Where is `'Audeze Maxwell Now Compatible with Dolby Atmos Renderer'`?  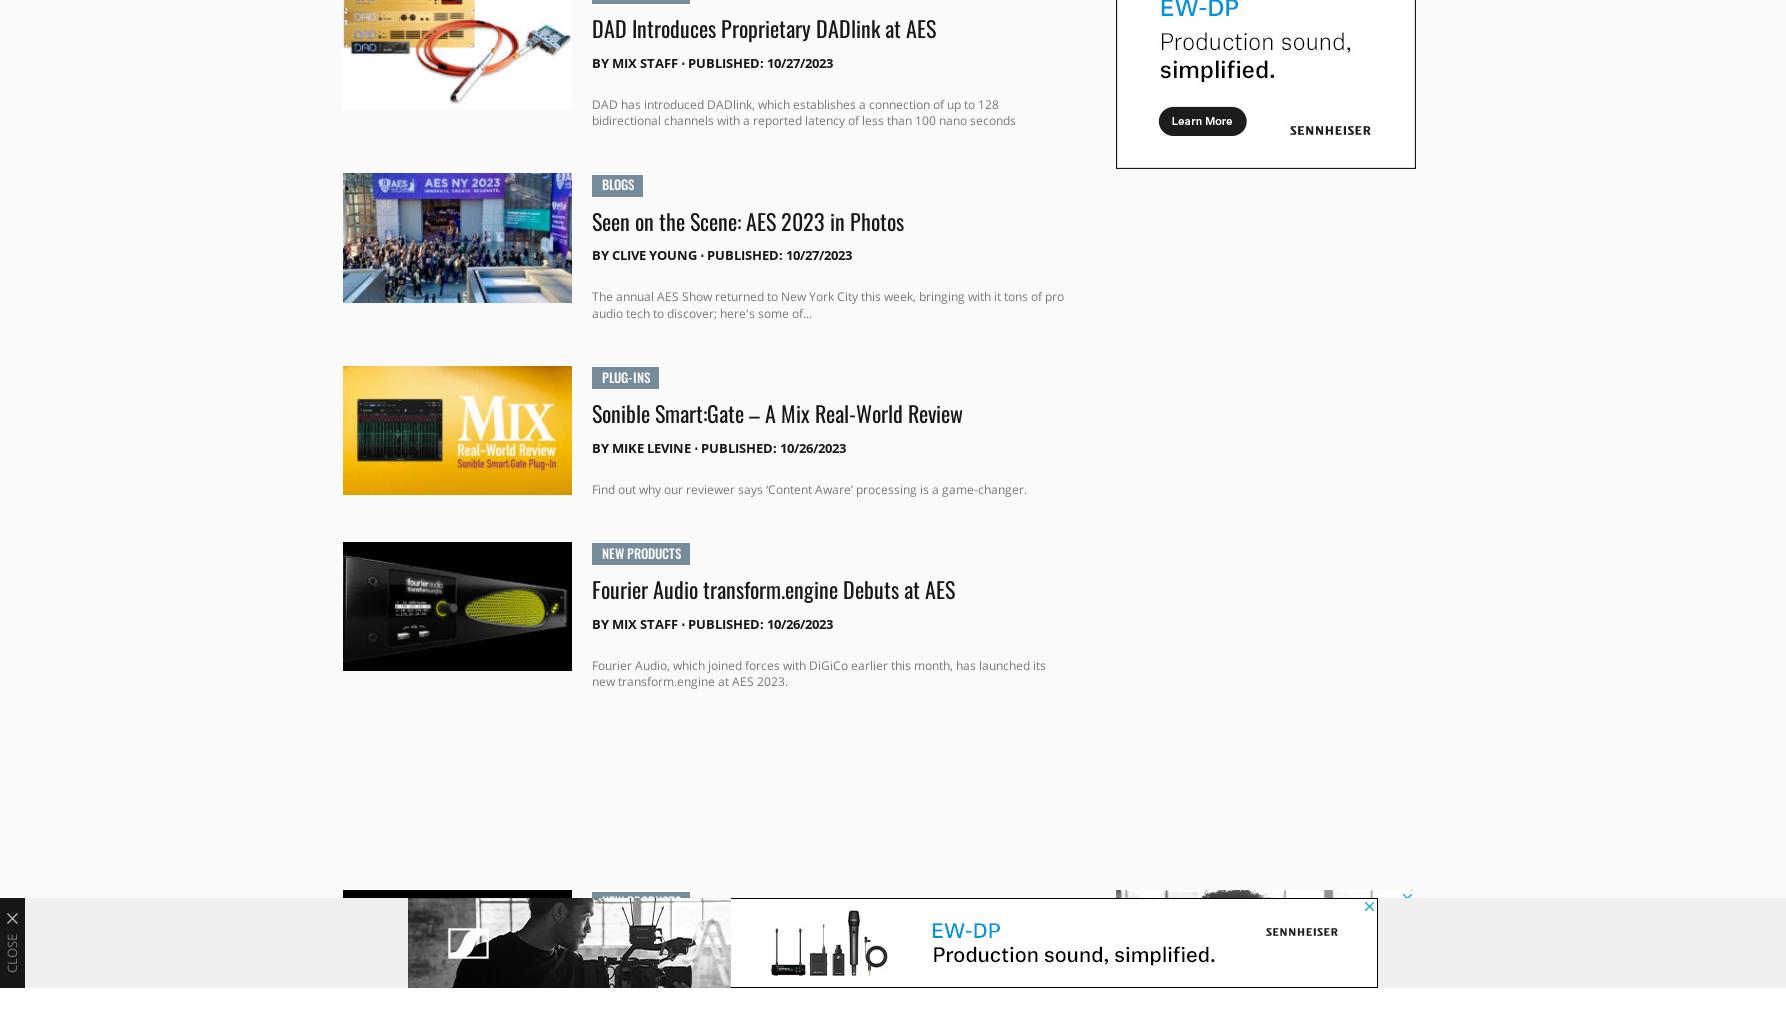 'Audeze Maxwell Now Compatible with Dolby Atmos Renderer' is located at coordinates (793, 950).